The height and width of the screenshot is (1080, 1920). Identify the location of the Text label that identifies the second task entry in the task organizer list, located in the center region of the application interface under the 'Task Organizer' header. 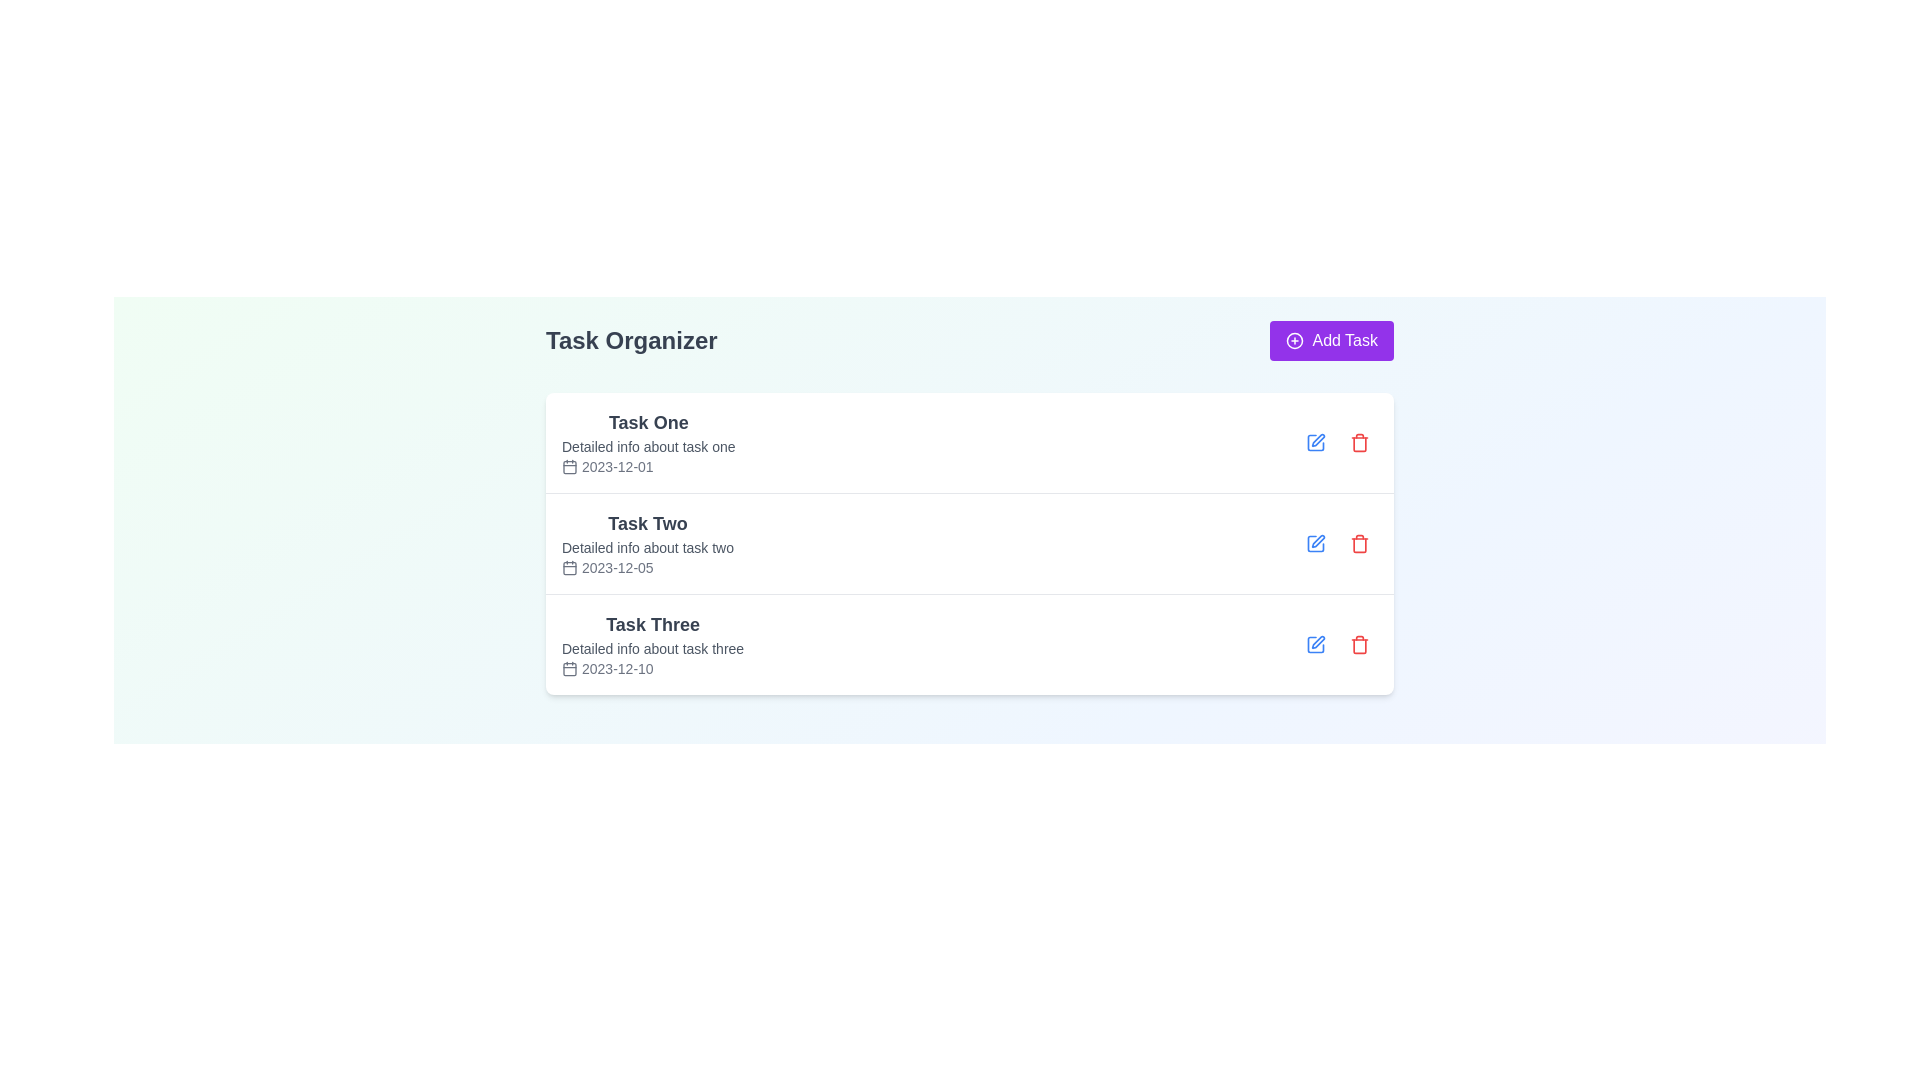
(648, 523).